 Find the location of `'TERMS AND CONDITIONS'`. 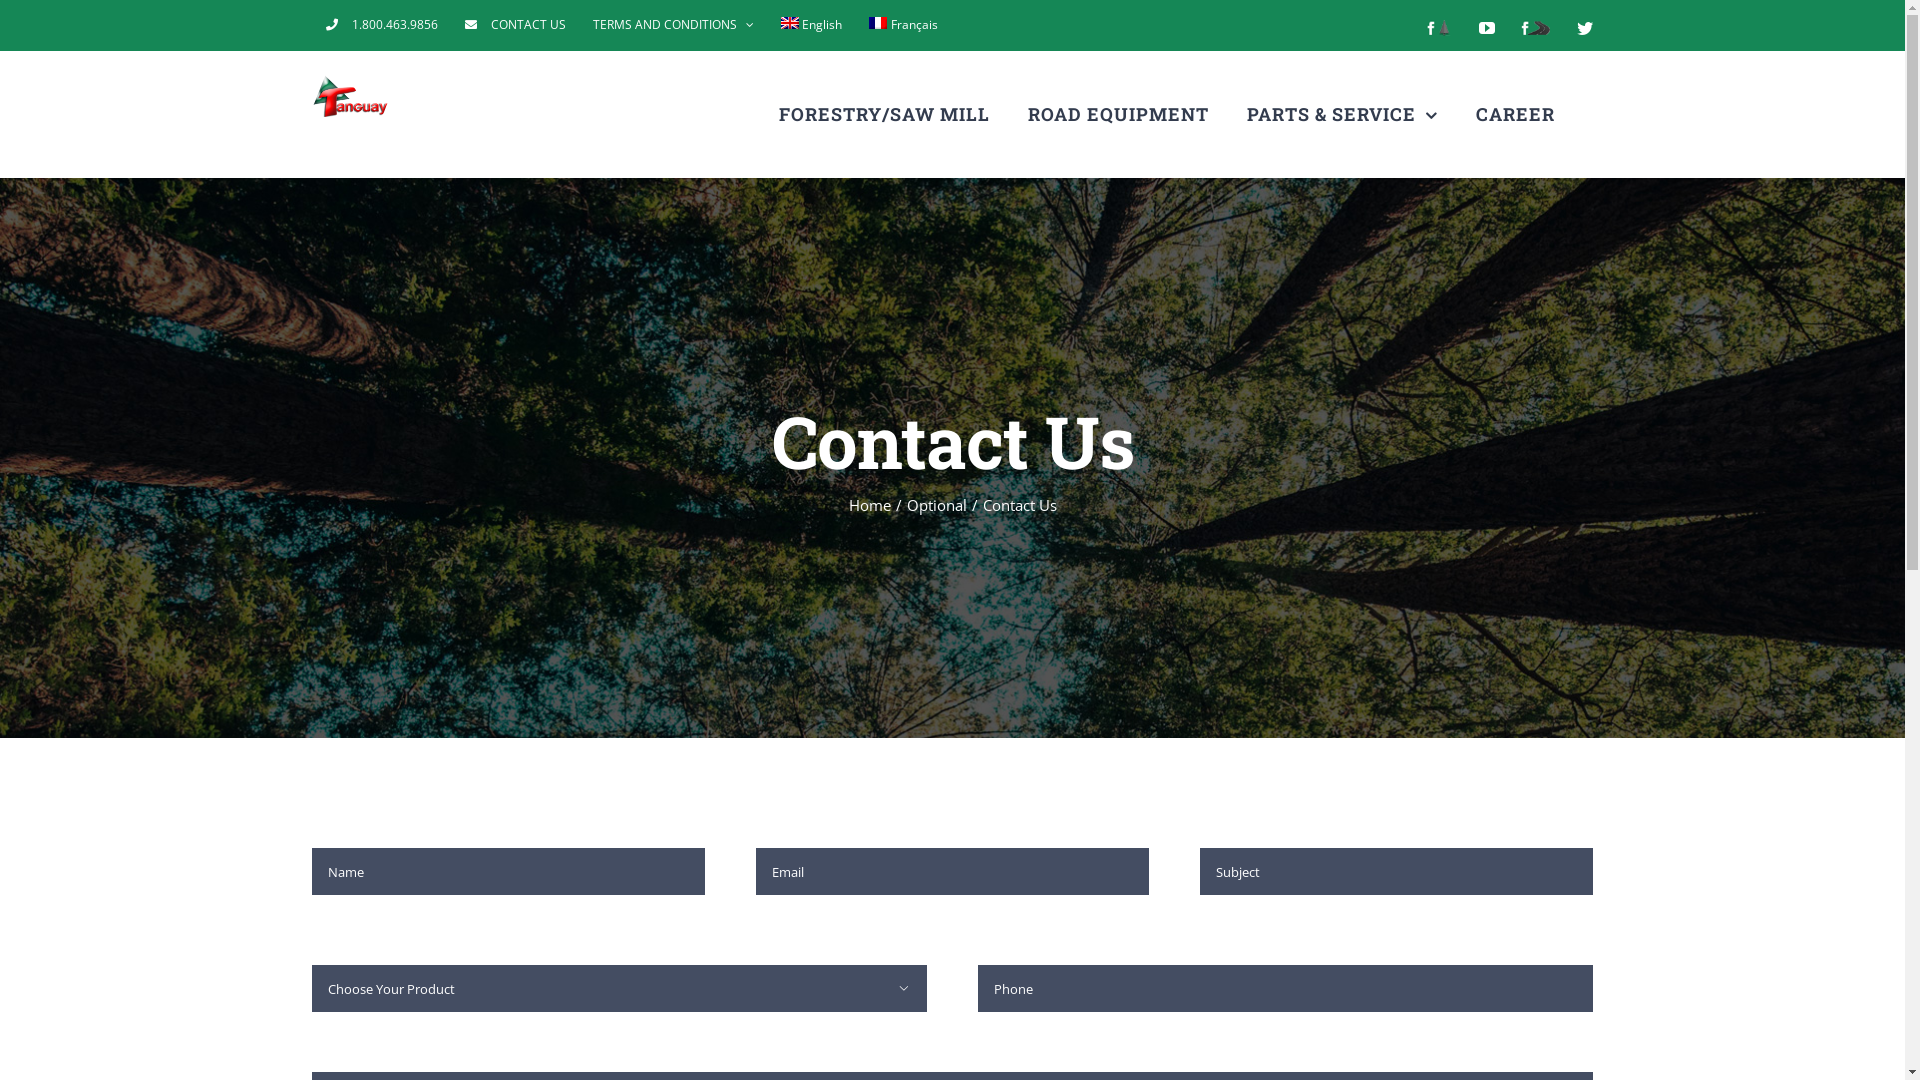

'TERMS AND CONDITIONS' is located at coordinates (673, 24).